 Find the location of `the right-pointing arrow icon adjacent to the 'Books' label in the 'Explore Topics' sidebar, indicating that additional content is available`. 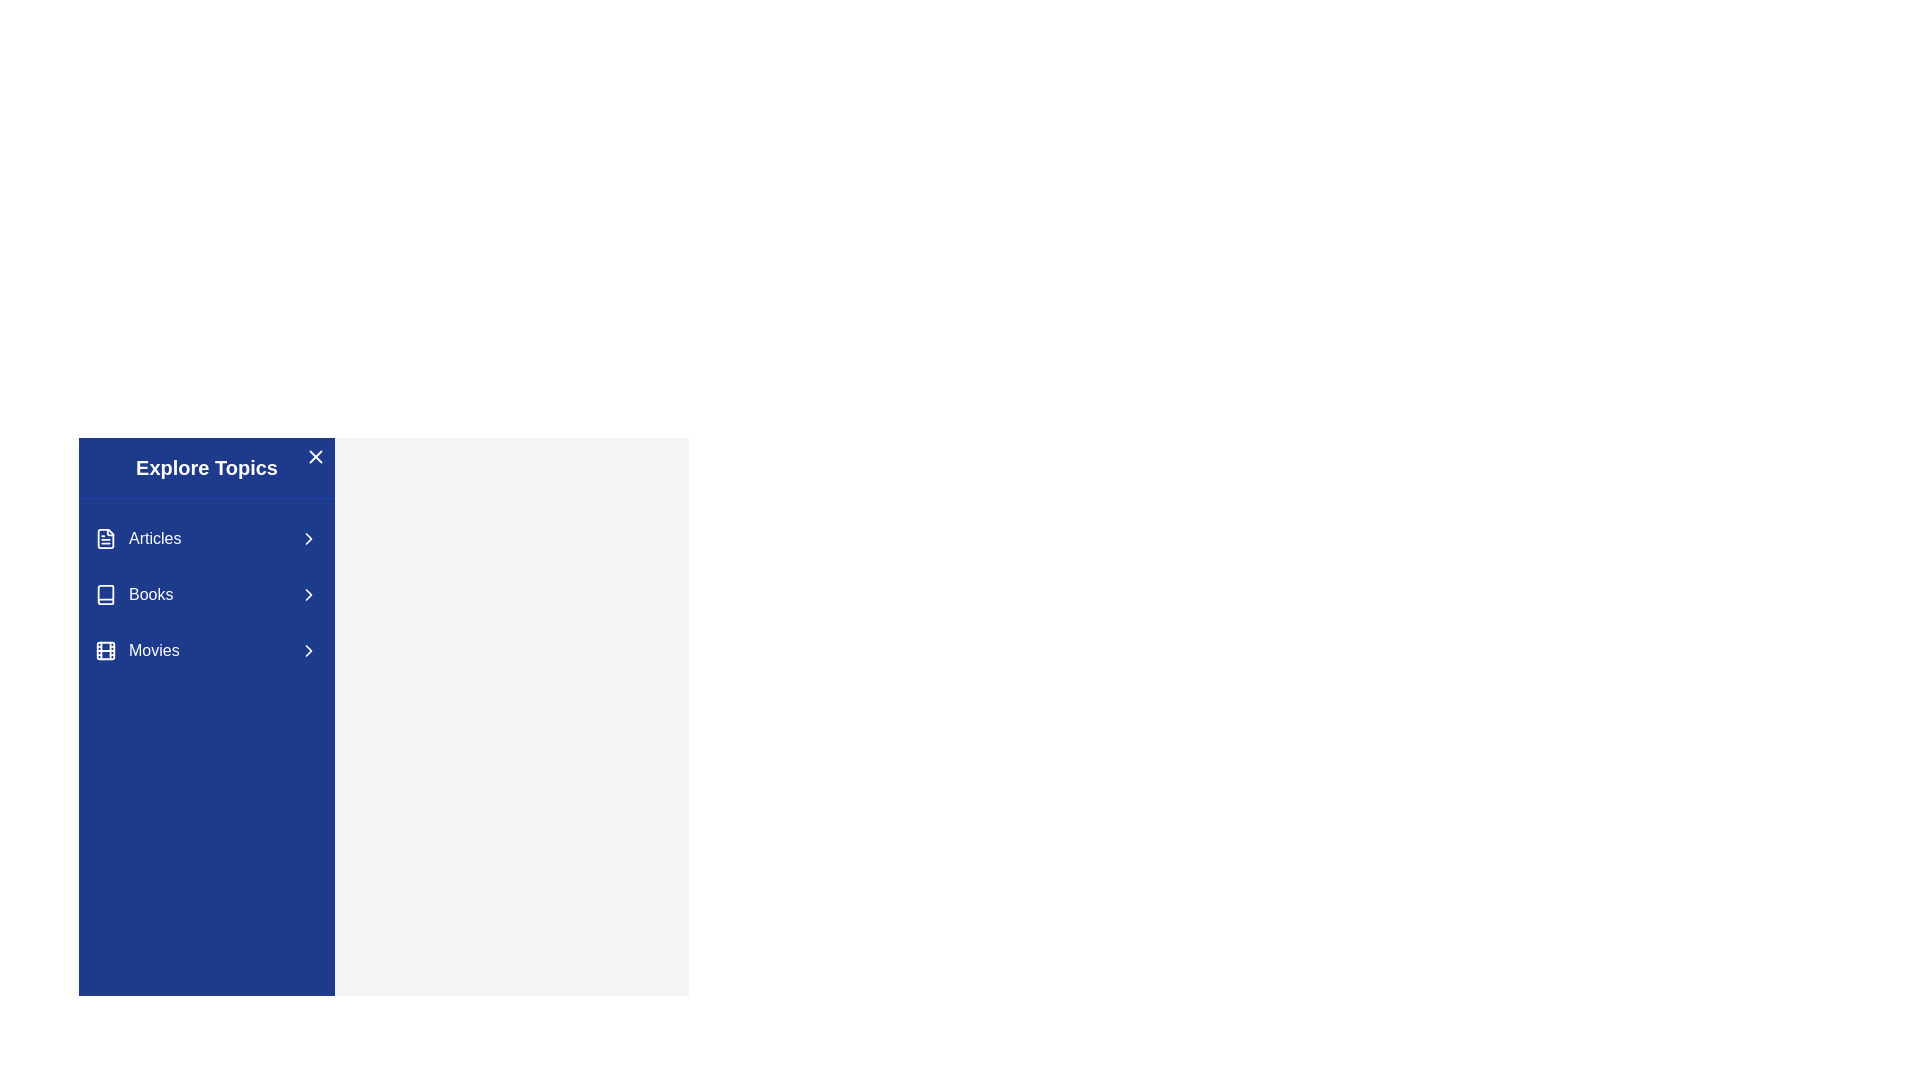

the right-pointing arrow icon adjacent to the 'Books' label in the 'Explore Topics' sidebar, indicating that additional content is available is located at coordinates (307, 593).